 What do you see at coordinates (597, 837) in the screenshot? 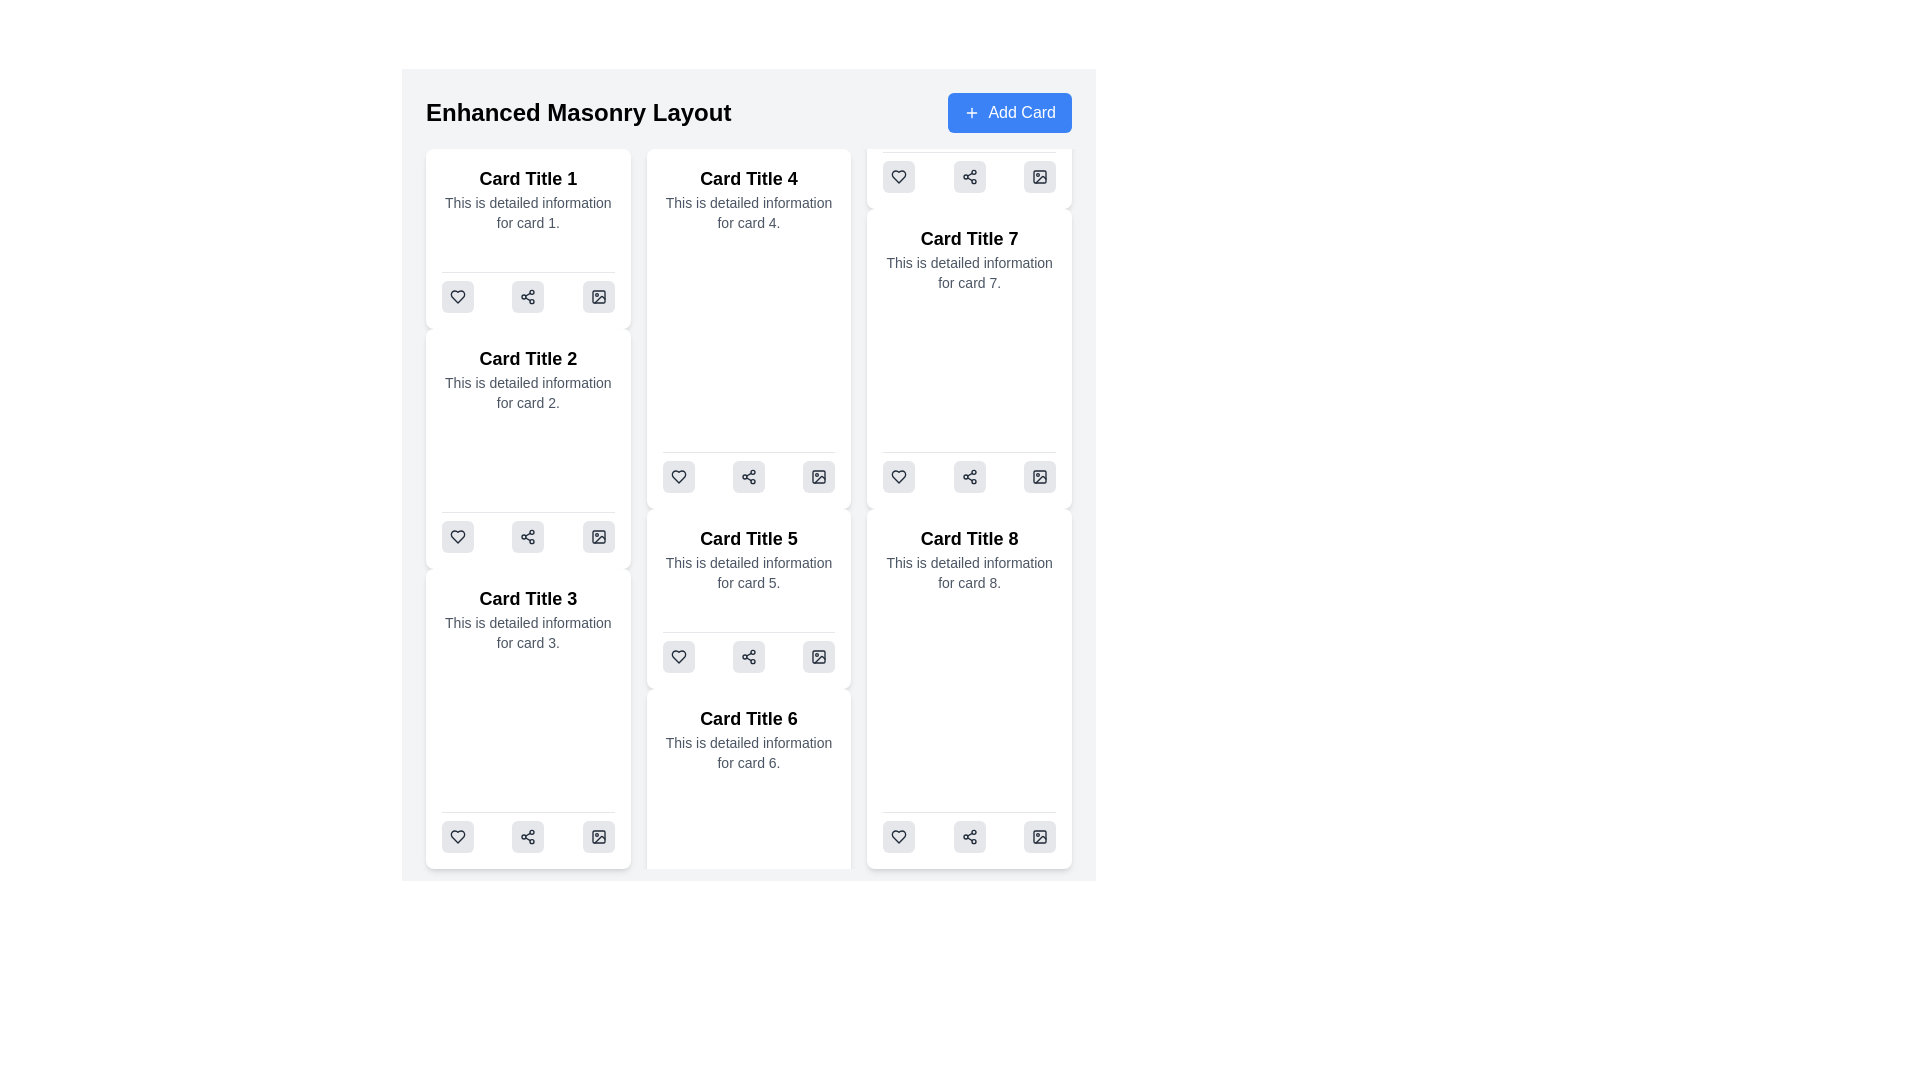
I see `the rightmost button located in the bottom control section of the card labeled 'Card Title 3'` at bounding box center [597, 837].